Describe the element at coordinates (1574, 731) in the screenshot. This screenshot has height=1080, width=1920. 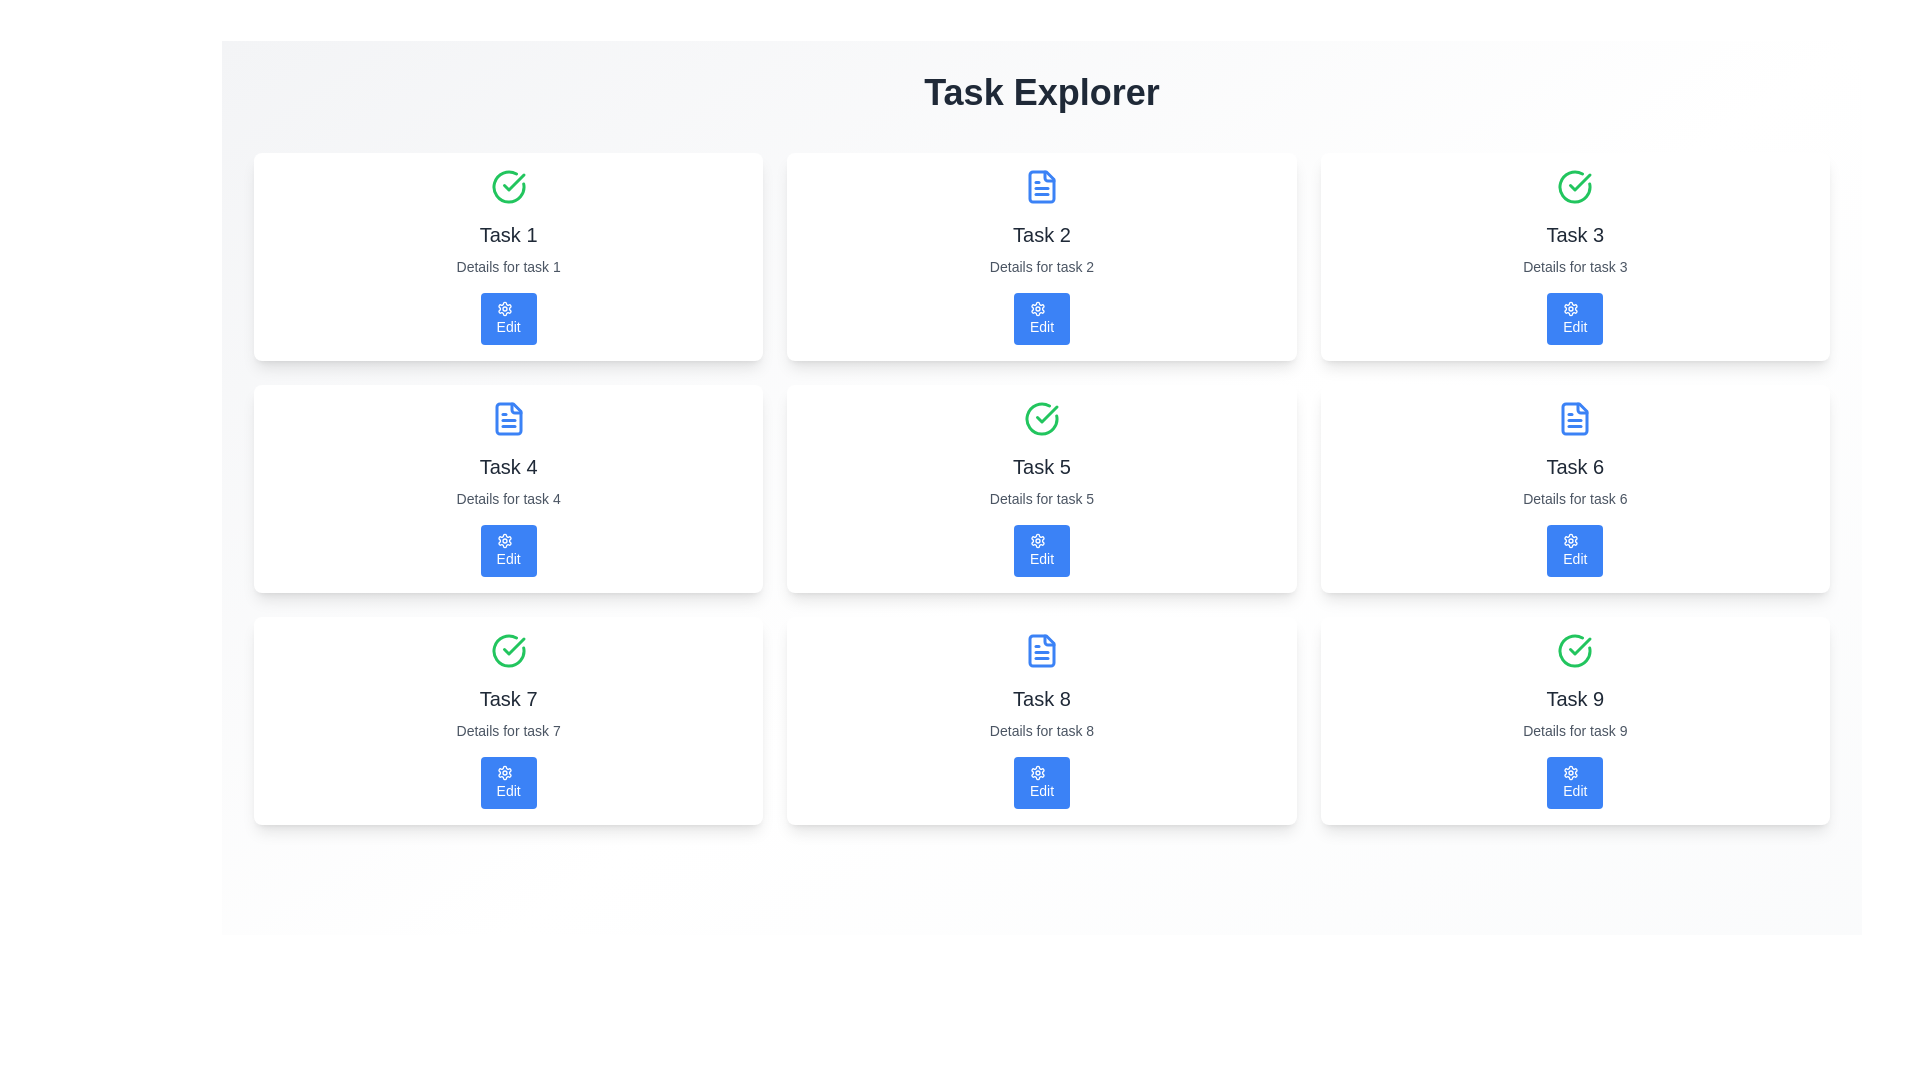
I see `the text label reading 'Details for task 9', which is styled with a small font and gray text color, located beneath the title 'Task 9' in the card block` at that location.